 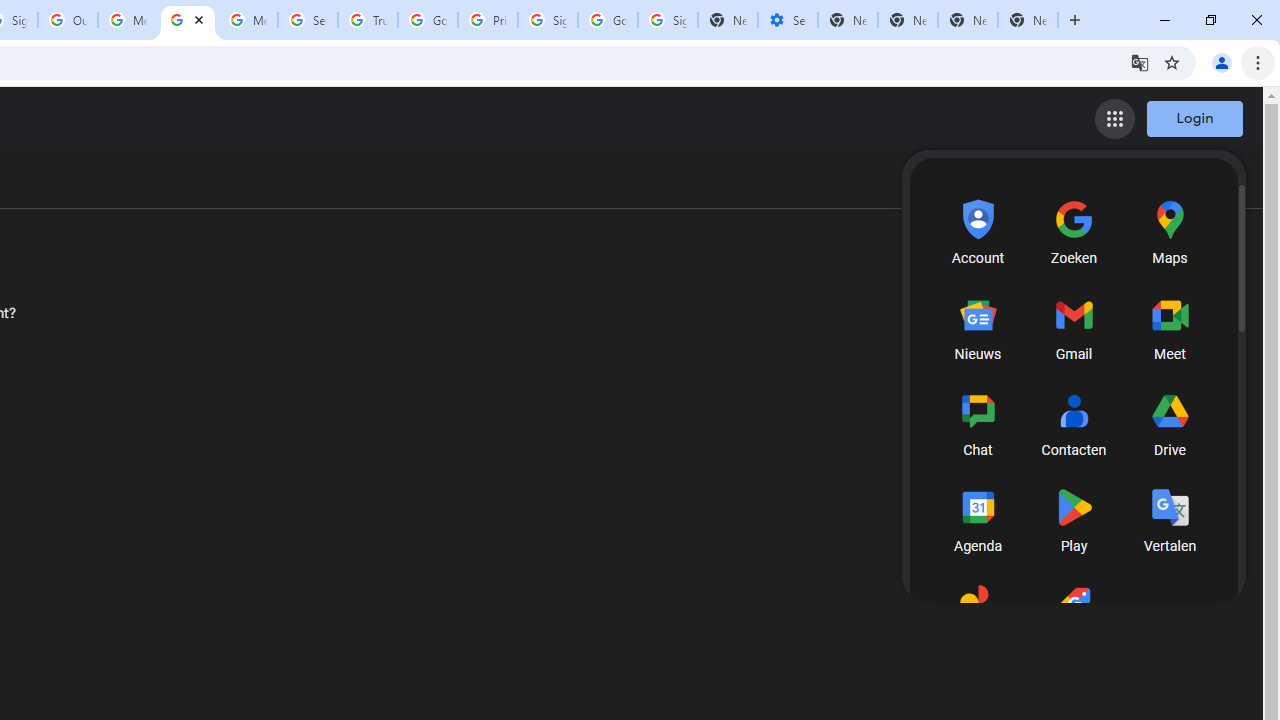 What do you see at coordinates (607, 20) in the screenshot?
I see `'Google Cybersecurity Innovations - Google Safety Center'` at bounding box center [607, 20].